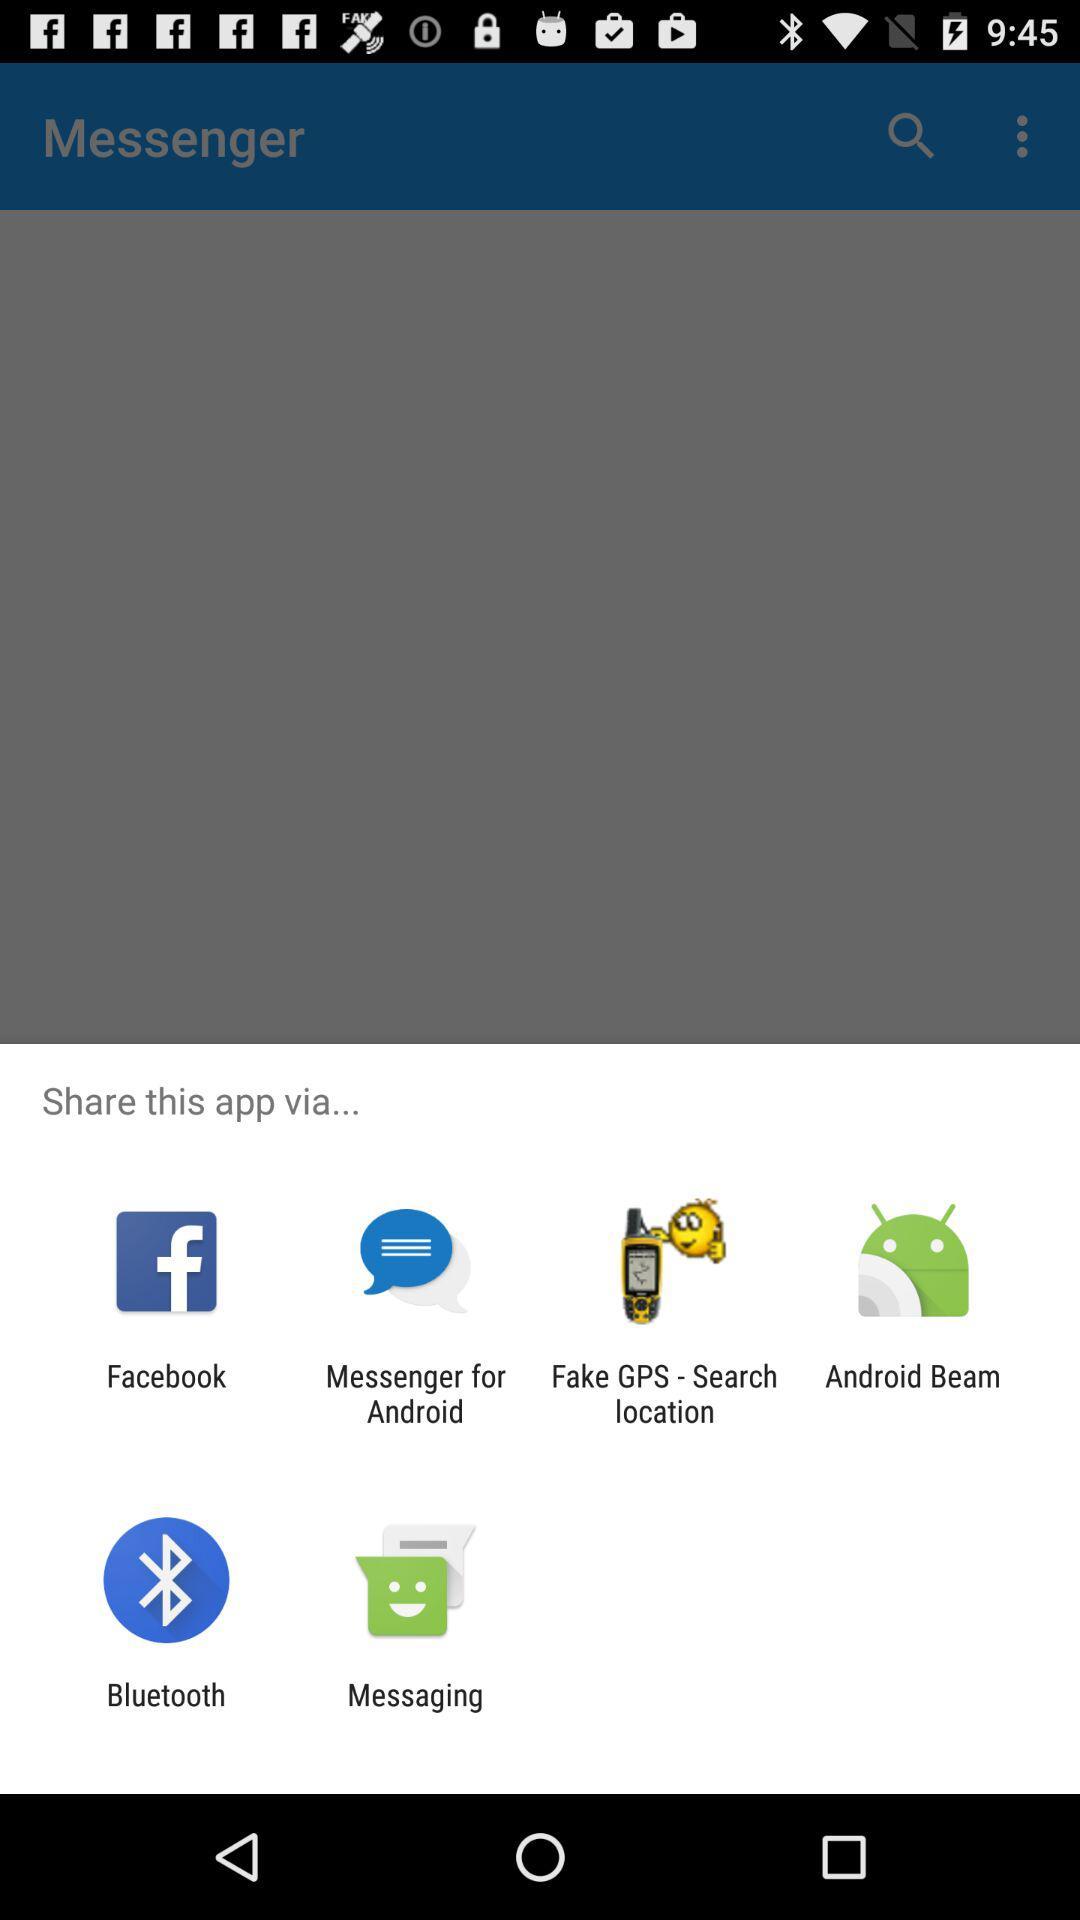 The image size is (1080, 1920). Describe the element at coordinates (414, 1392) in the screenshot. I see `item to the left of fake gps search icon` at that location.